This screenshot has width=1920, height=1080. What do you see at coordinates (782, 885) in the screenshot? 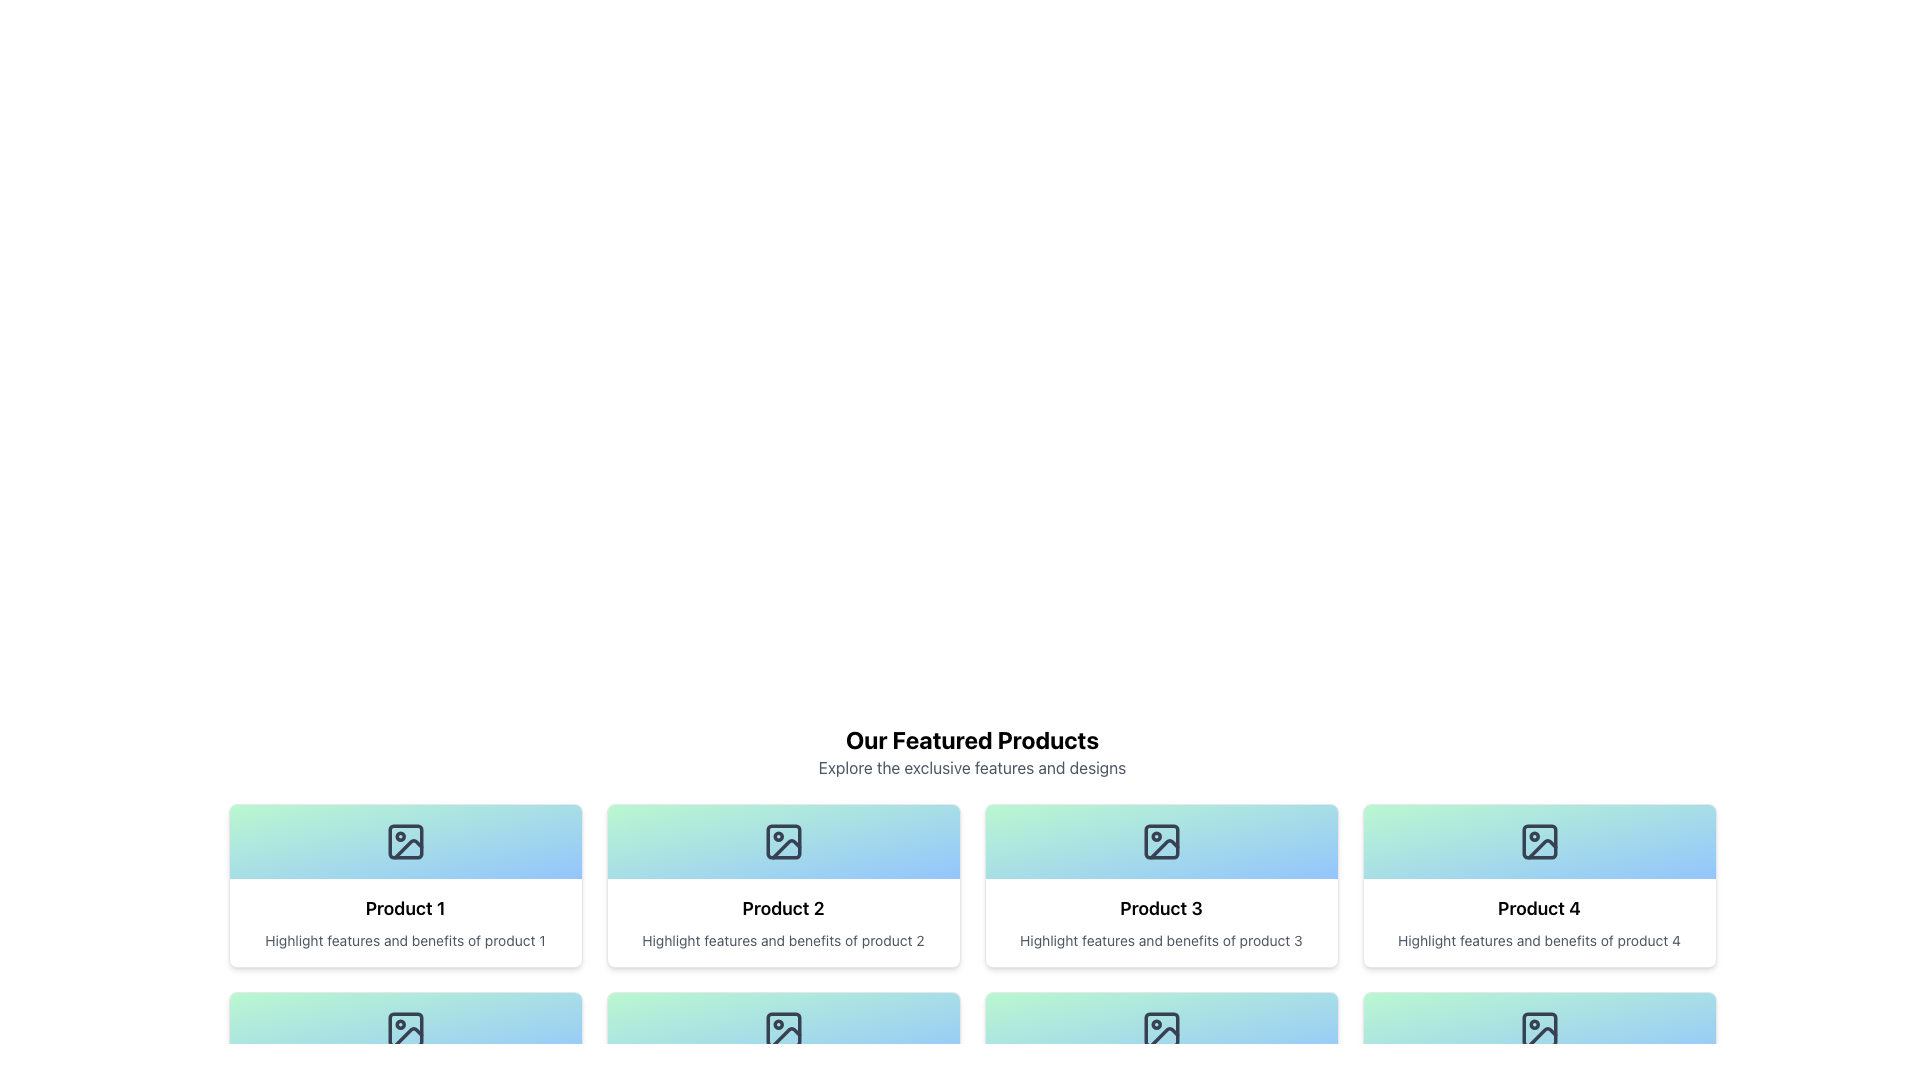
I see `the Product card with a white background, rounded corners, and a gradient area at the top, which contains the text 'Product 2' and is located in the second position of a 4x2 grid layout` at bounding box center [782, 885].